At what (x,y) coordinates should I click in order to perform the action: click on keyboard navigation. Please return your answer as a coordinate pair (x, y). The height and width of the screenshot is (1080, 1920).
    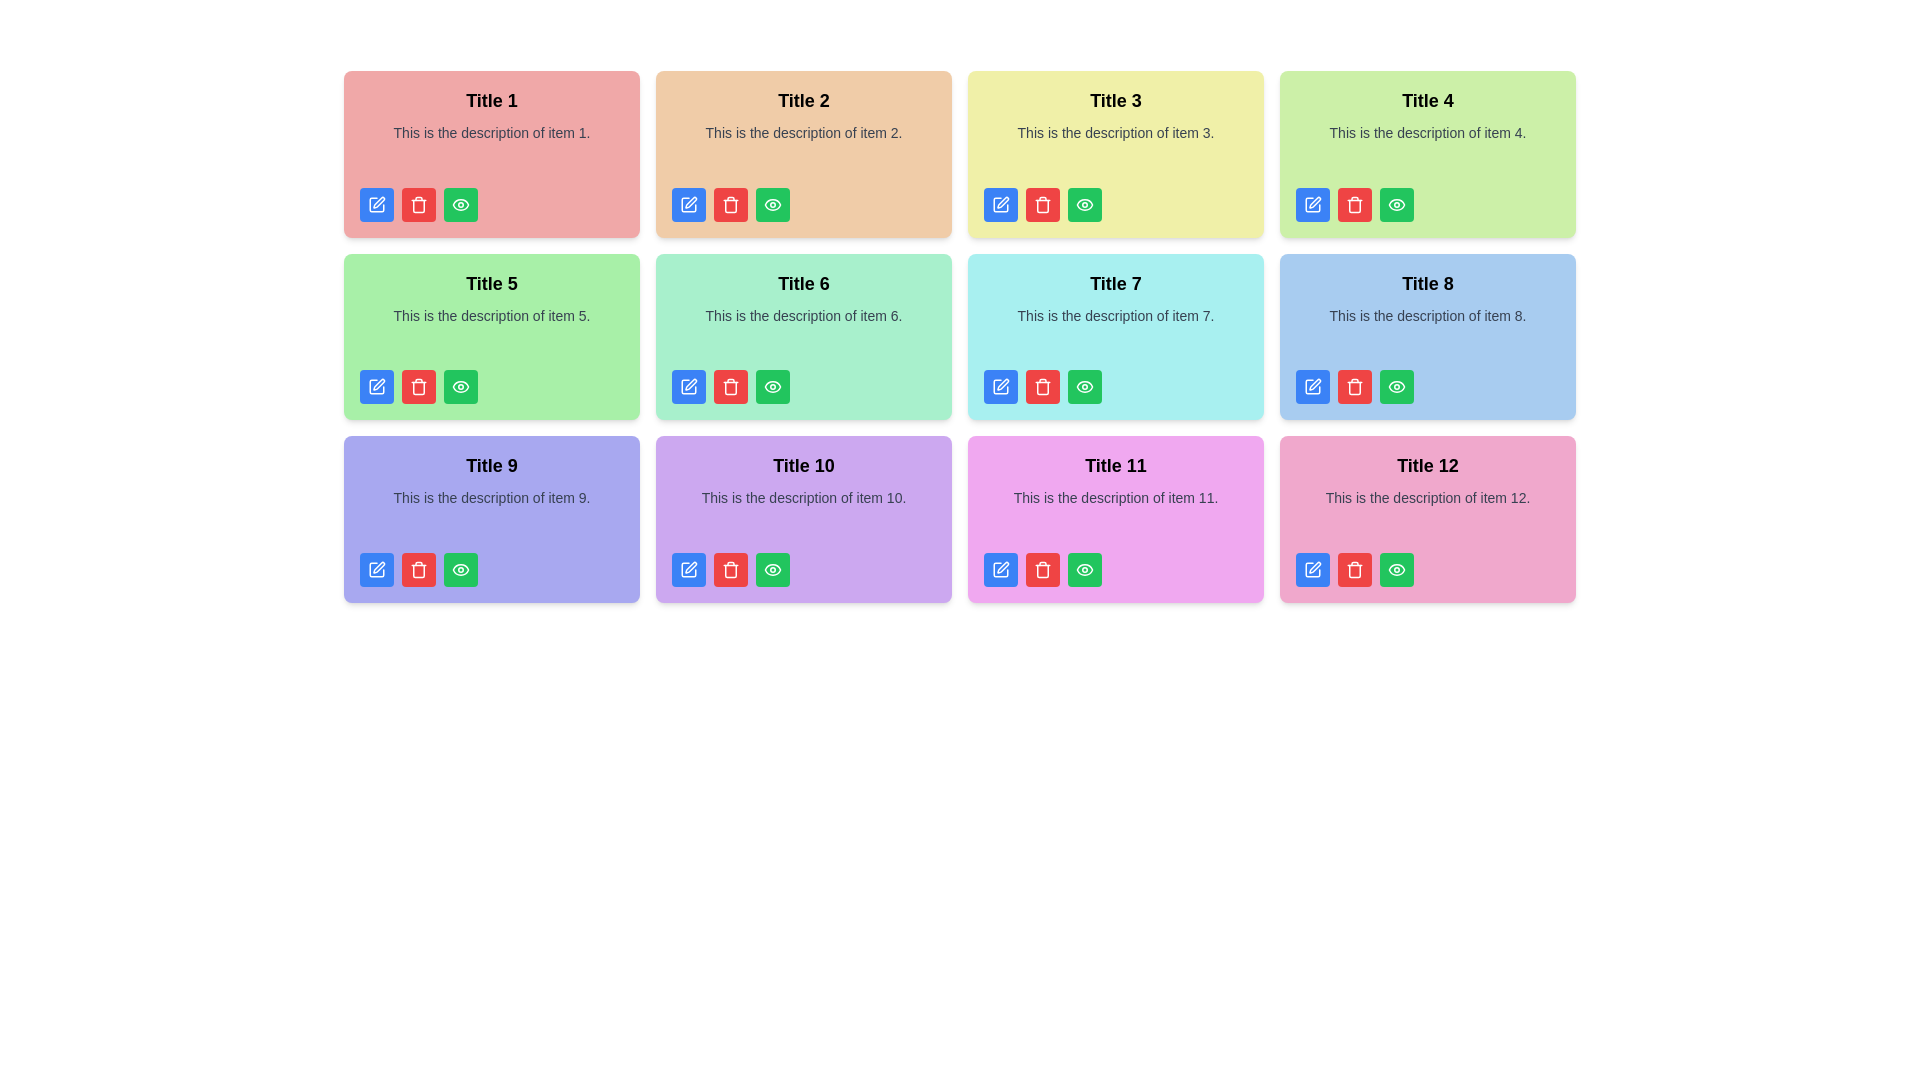
    Looking at the image, I should click on (379, 384).